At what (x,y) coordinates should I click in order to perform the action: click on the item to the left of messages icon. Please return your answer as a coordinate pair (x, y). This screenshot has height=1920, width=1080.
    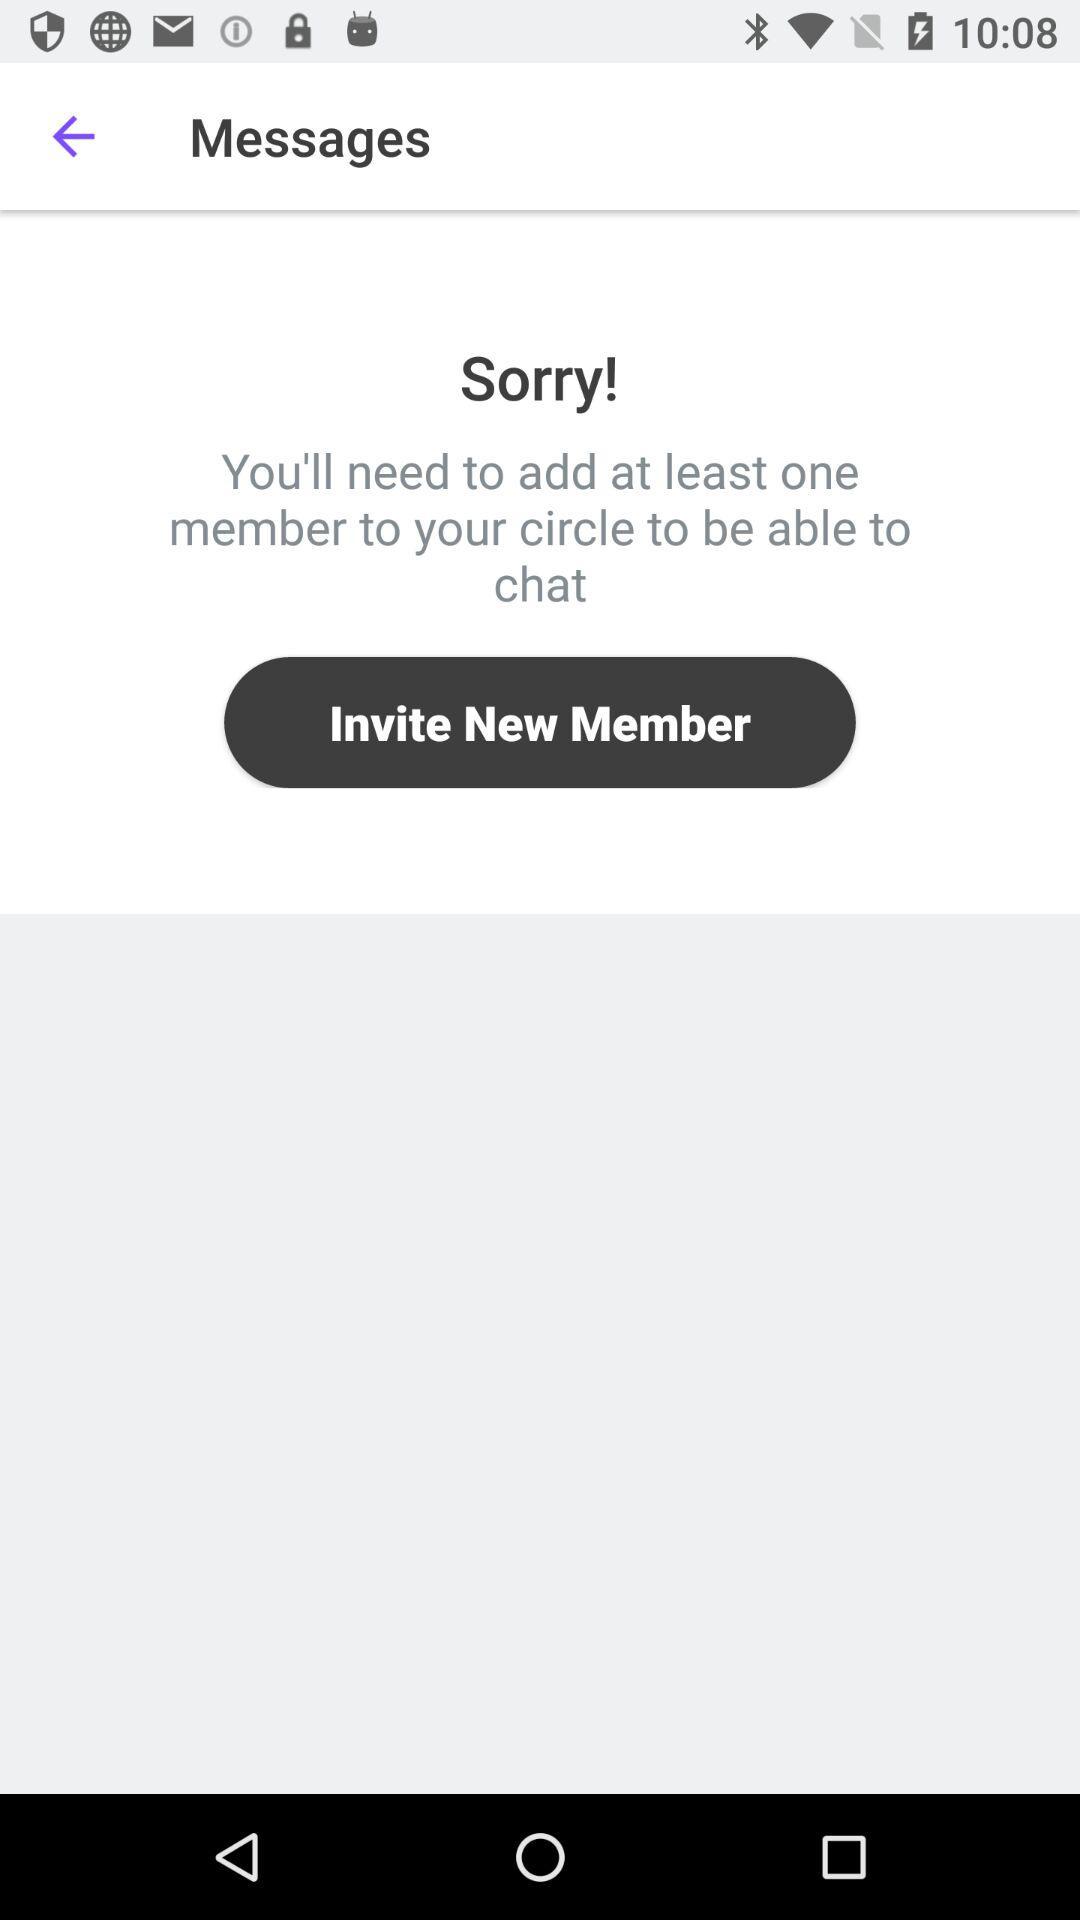
    Looking at the image, I should click on (72, 135).